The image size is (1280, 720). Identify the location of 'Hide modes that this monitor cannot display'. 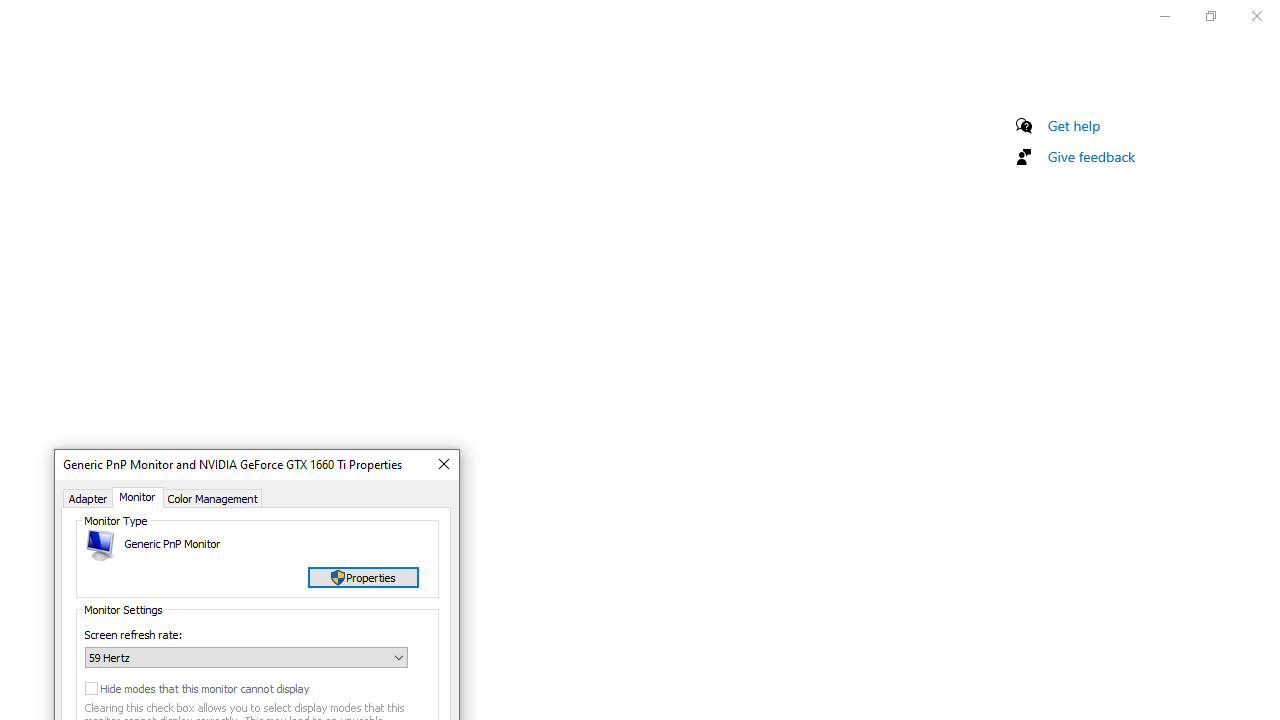
(219, 688).